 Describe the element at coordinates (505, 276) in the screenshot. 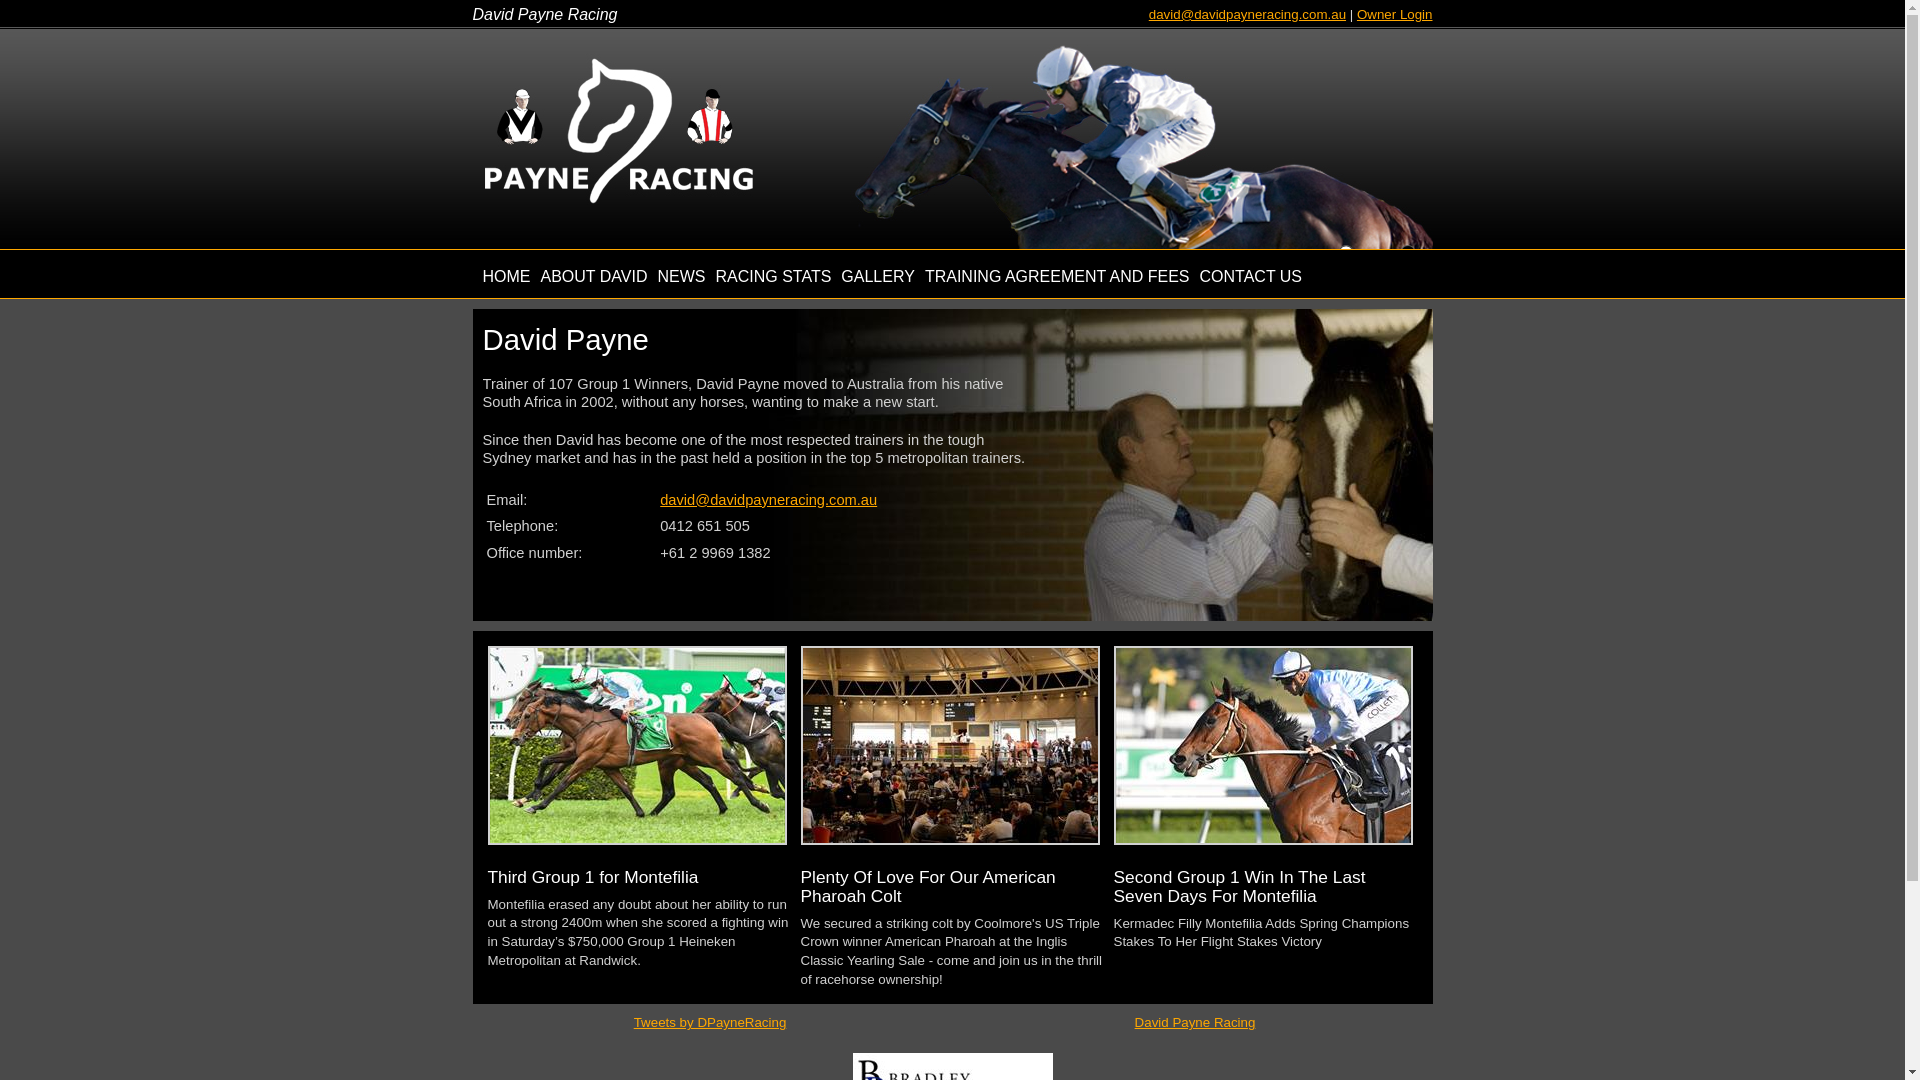

I see `'HOME'` at that location.